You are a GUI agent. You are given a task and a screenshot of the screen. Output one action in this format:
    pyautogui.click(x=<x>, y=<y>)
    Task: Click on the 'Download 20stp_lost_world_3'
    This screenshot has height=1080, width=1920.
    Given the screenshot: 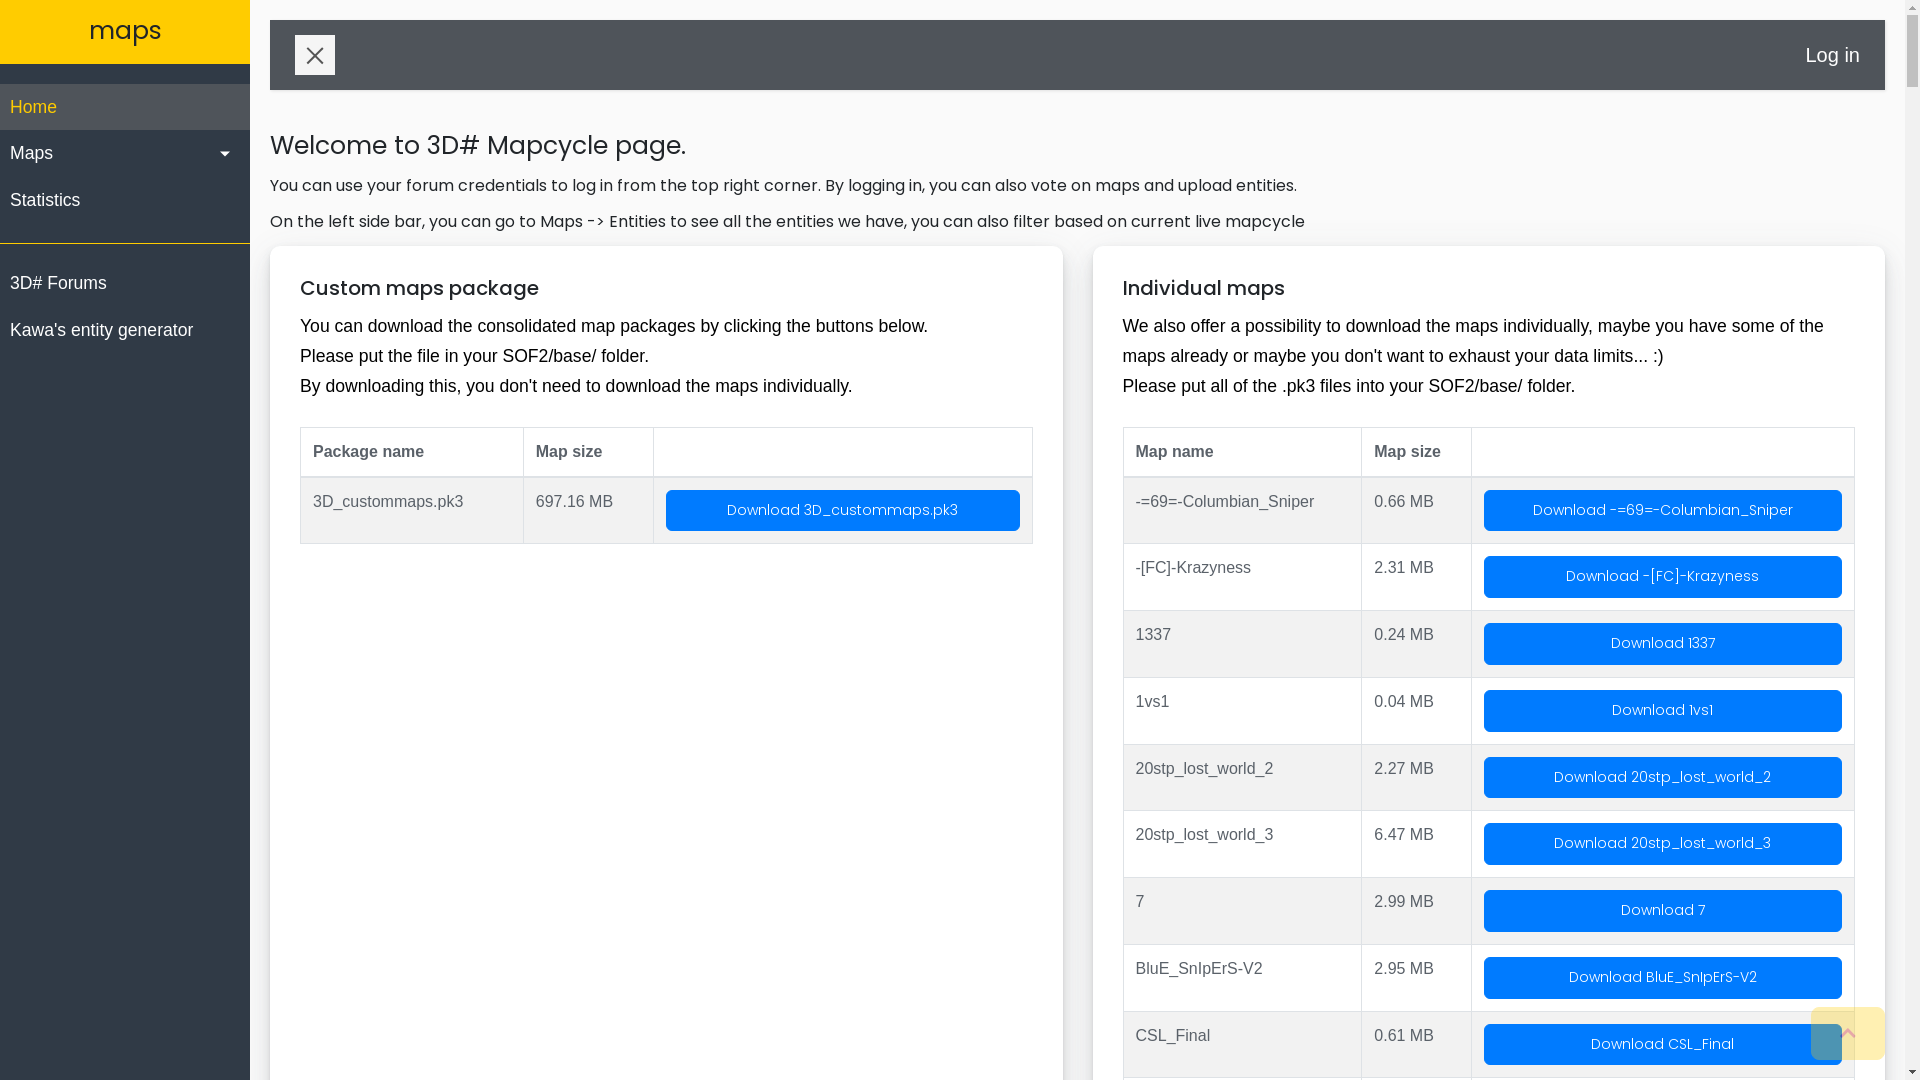 What is the action you would take?
    pyautogui.click(x=1662, y=844)
    